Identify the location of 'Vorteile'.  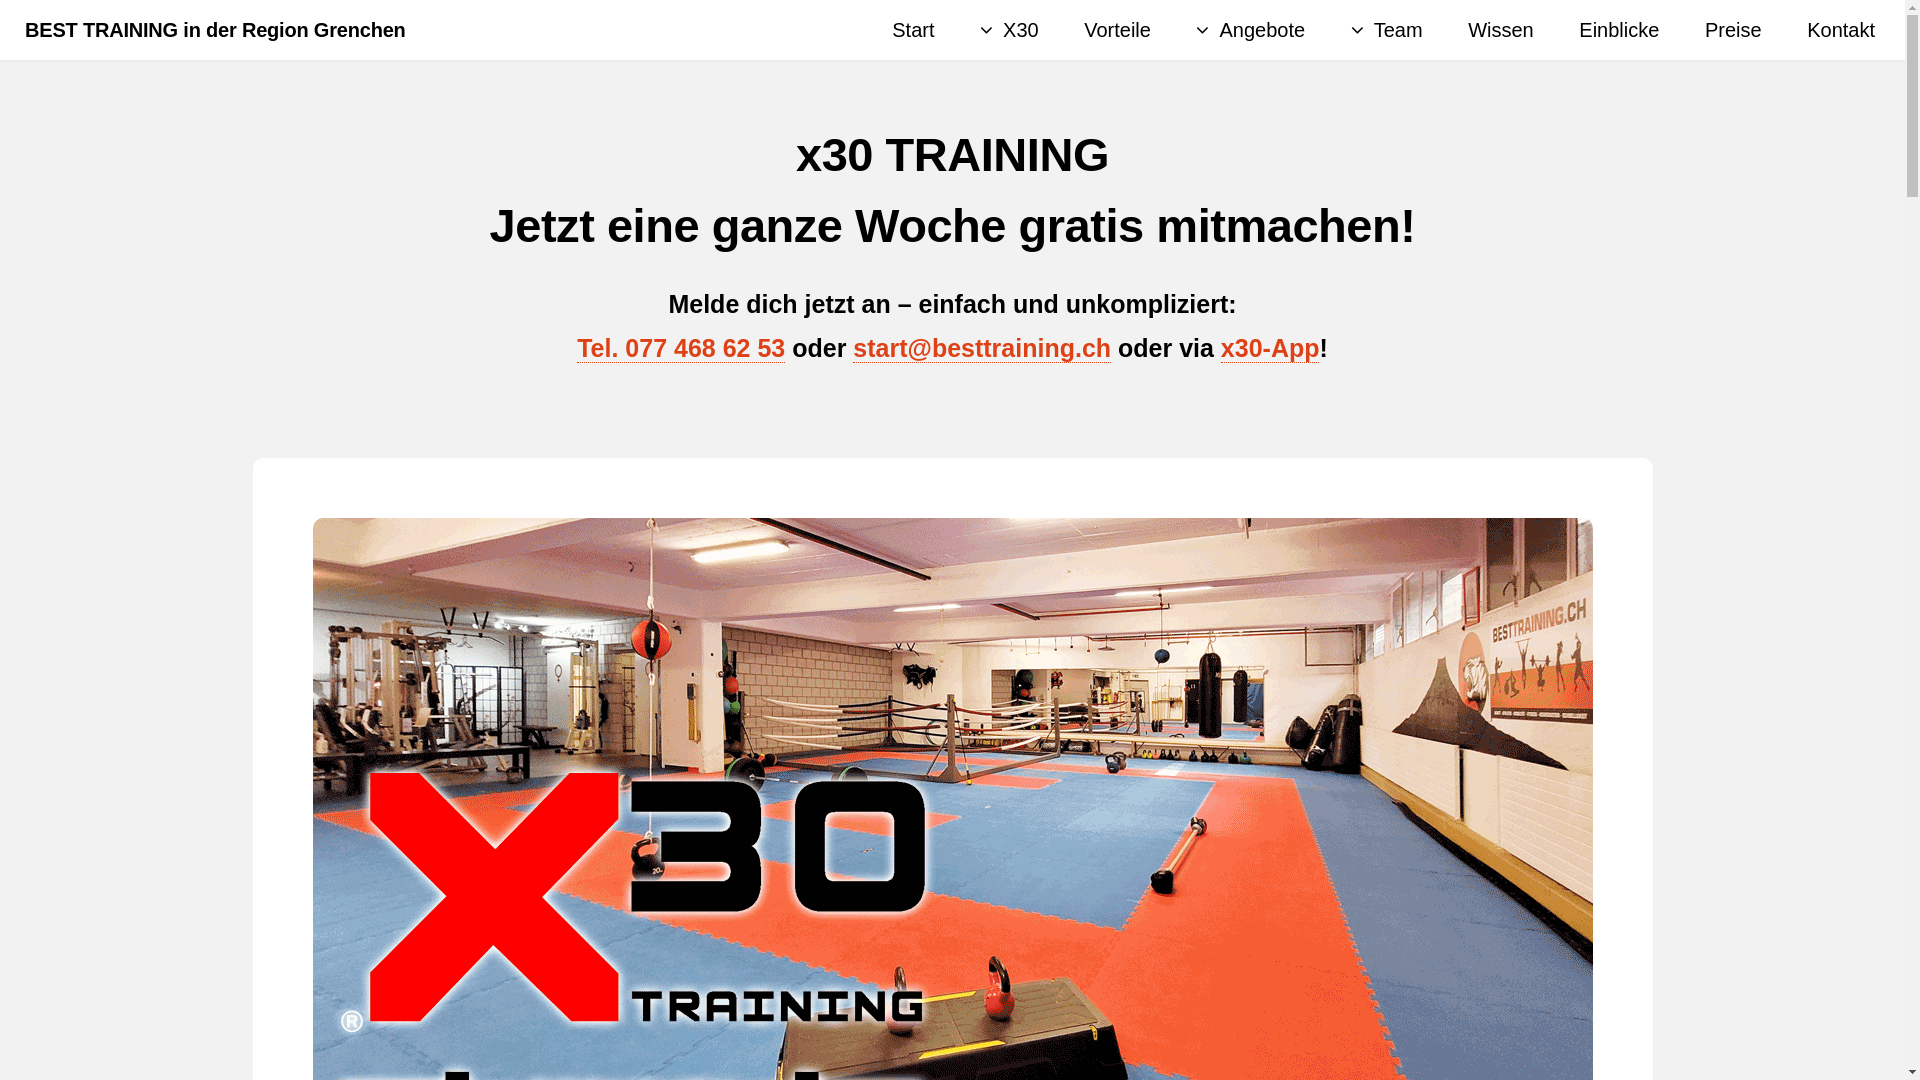
(1116, 30).